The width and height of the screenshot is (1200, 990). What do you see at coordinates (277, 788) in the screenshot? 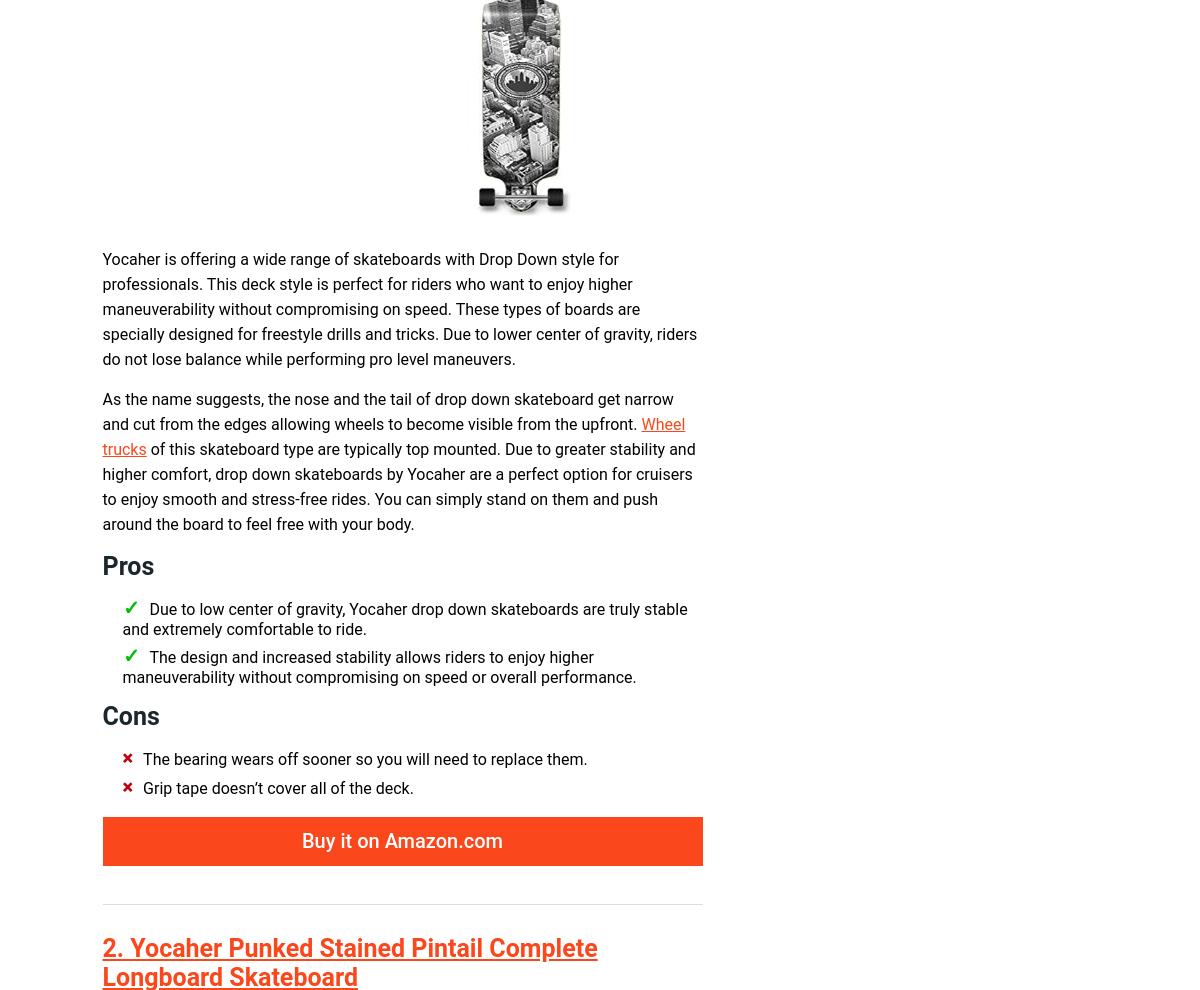
I see `'Grip tape doesn’t cover all of the deck.'` at bounding box center [277, 788].